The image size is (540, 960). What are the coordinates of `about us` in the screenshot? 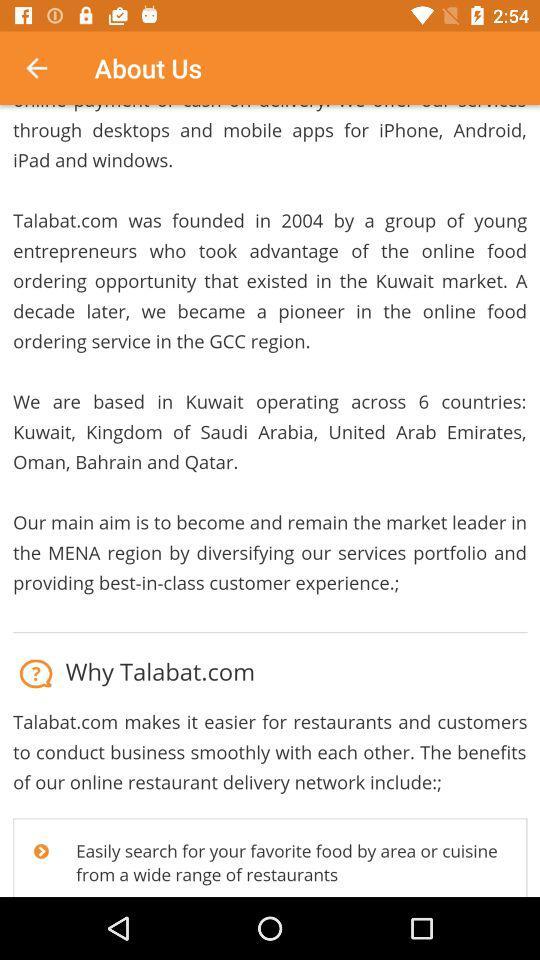 It's located at (270, 500).